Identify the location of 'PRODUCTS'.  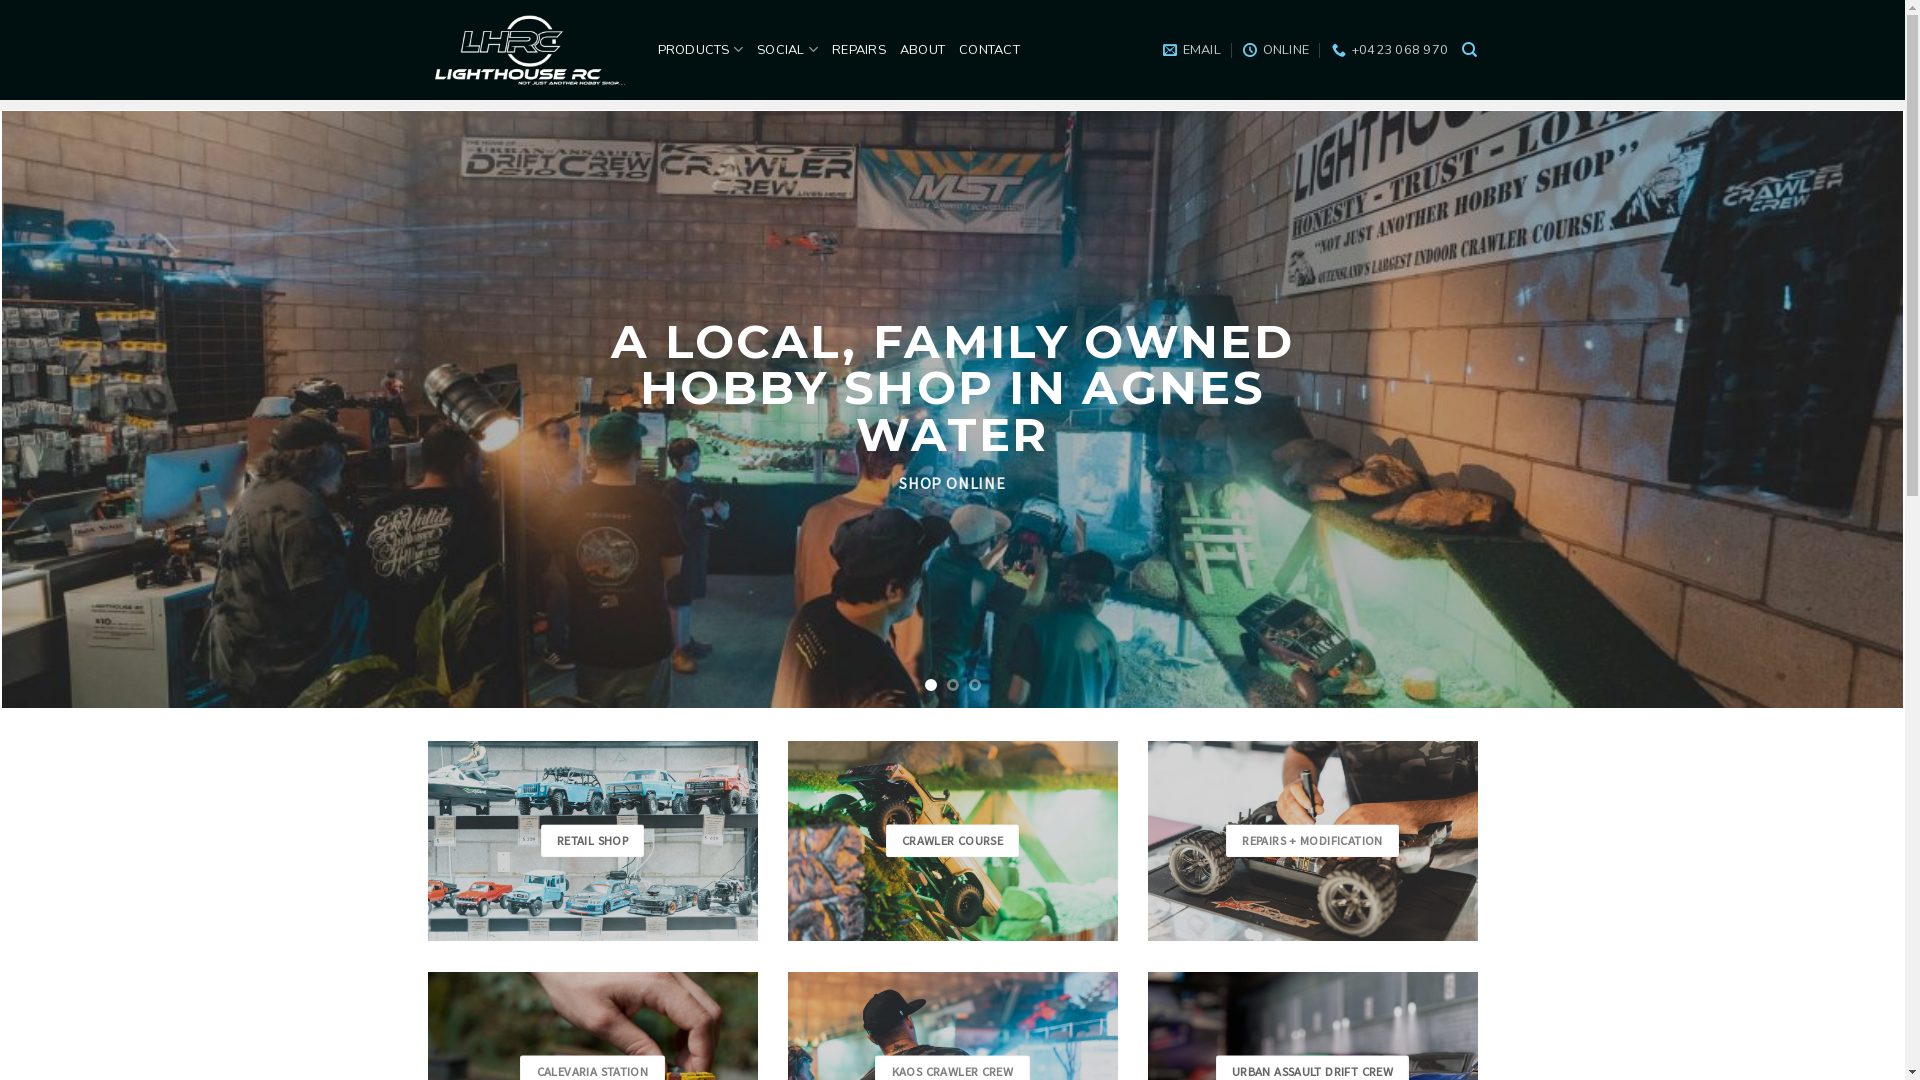
(657, 48).